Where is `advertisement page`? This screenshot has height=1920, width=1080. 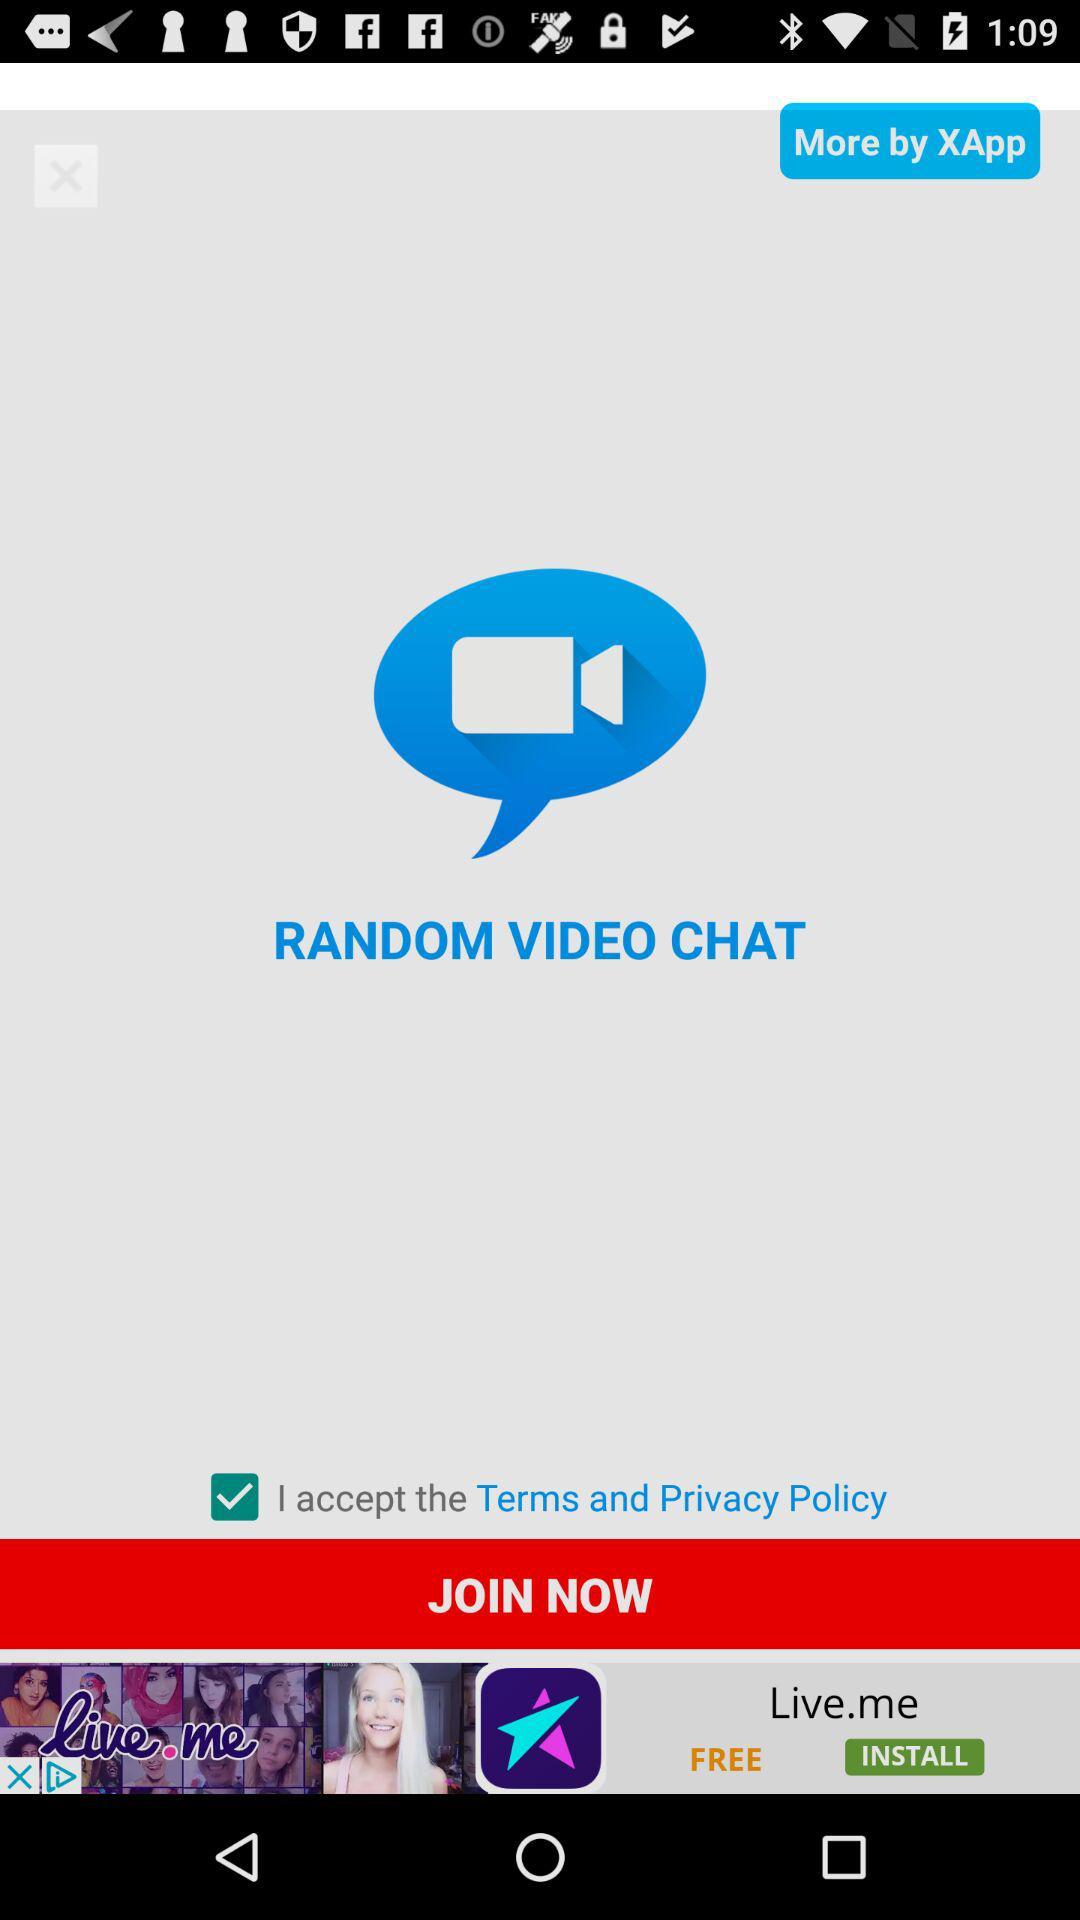
advertisement page is located at coordinates (540, 1727).